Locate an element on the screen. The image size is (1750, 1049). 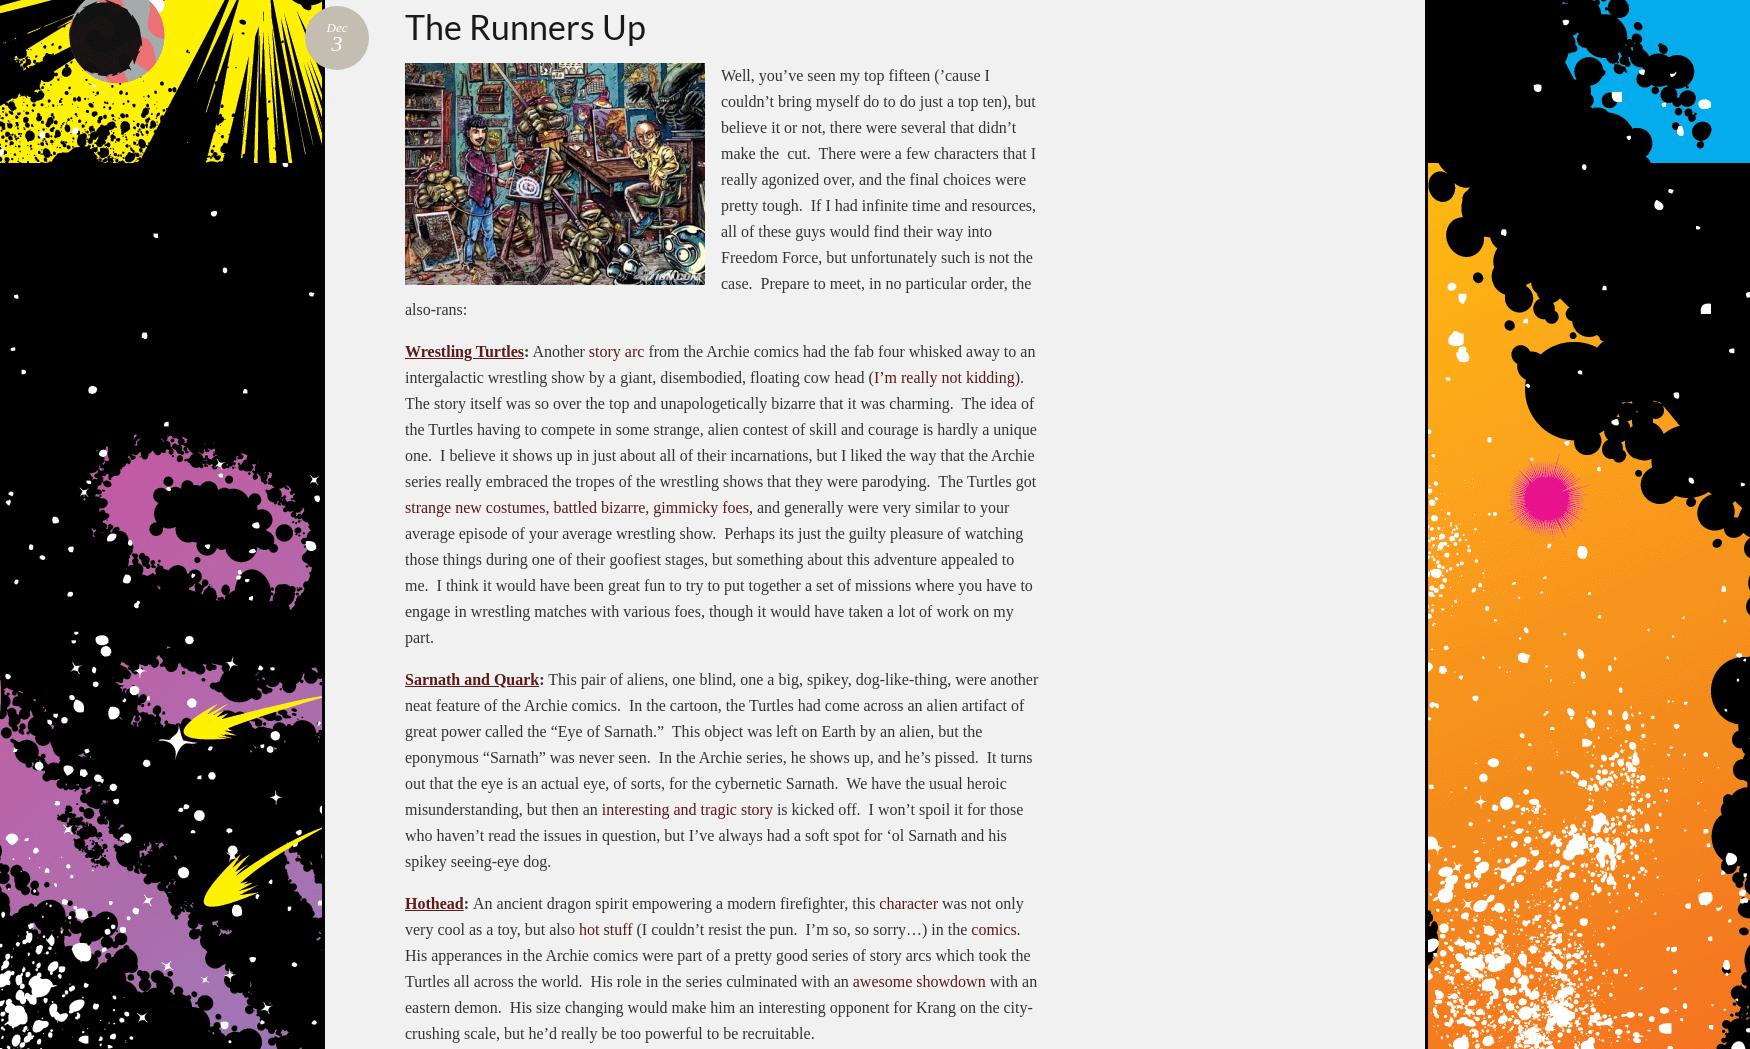
'Hothead' is located at coordinates (433, 901).